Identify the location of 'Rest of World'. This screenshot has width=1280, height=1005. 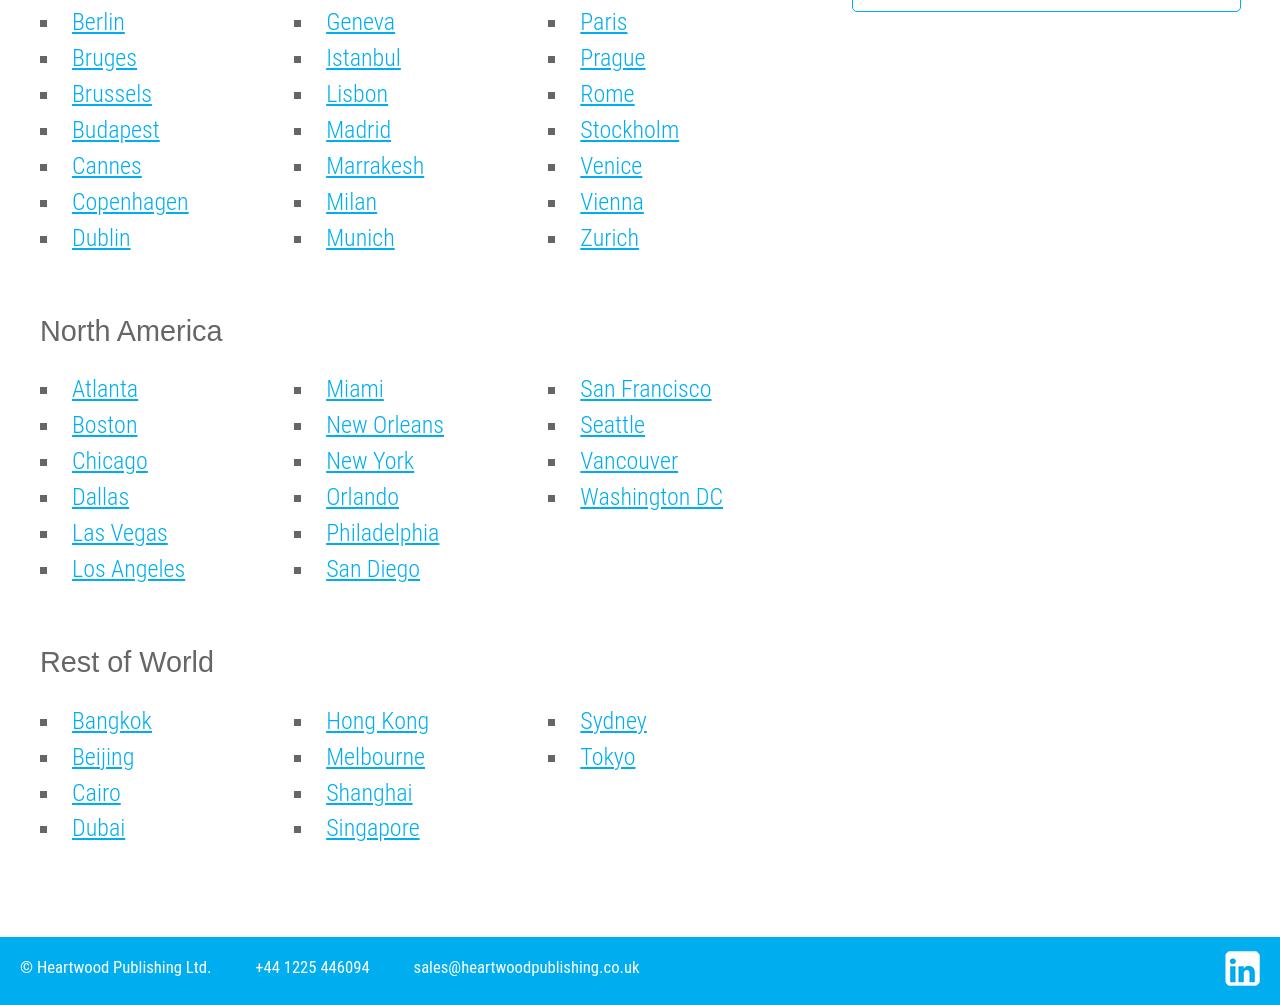
(125, 659).